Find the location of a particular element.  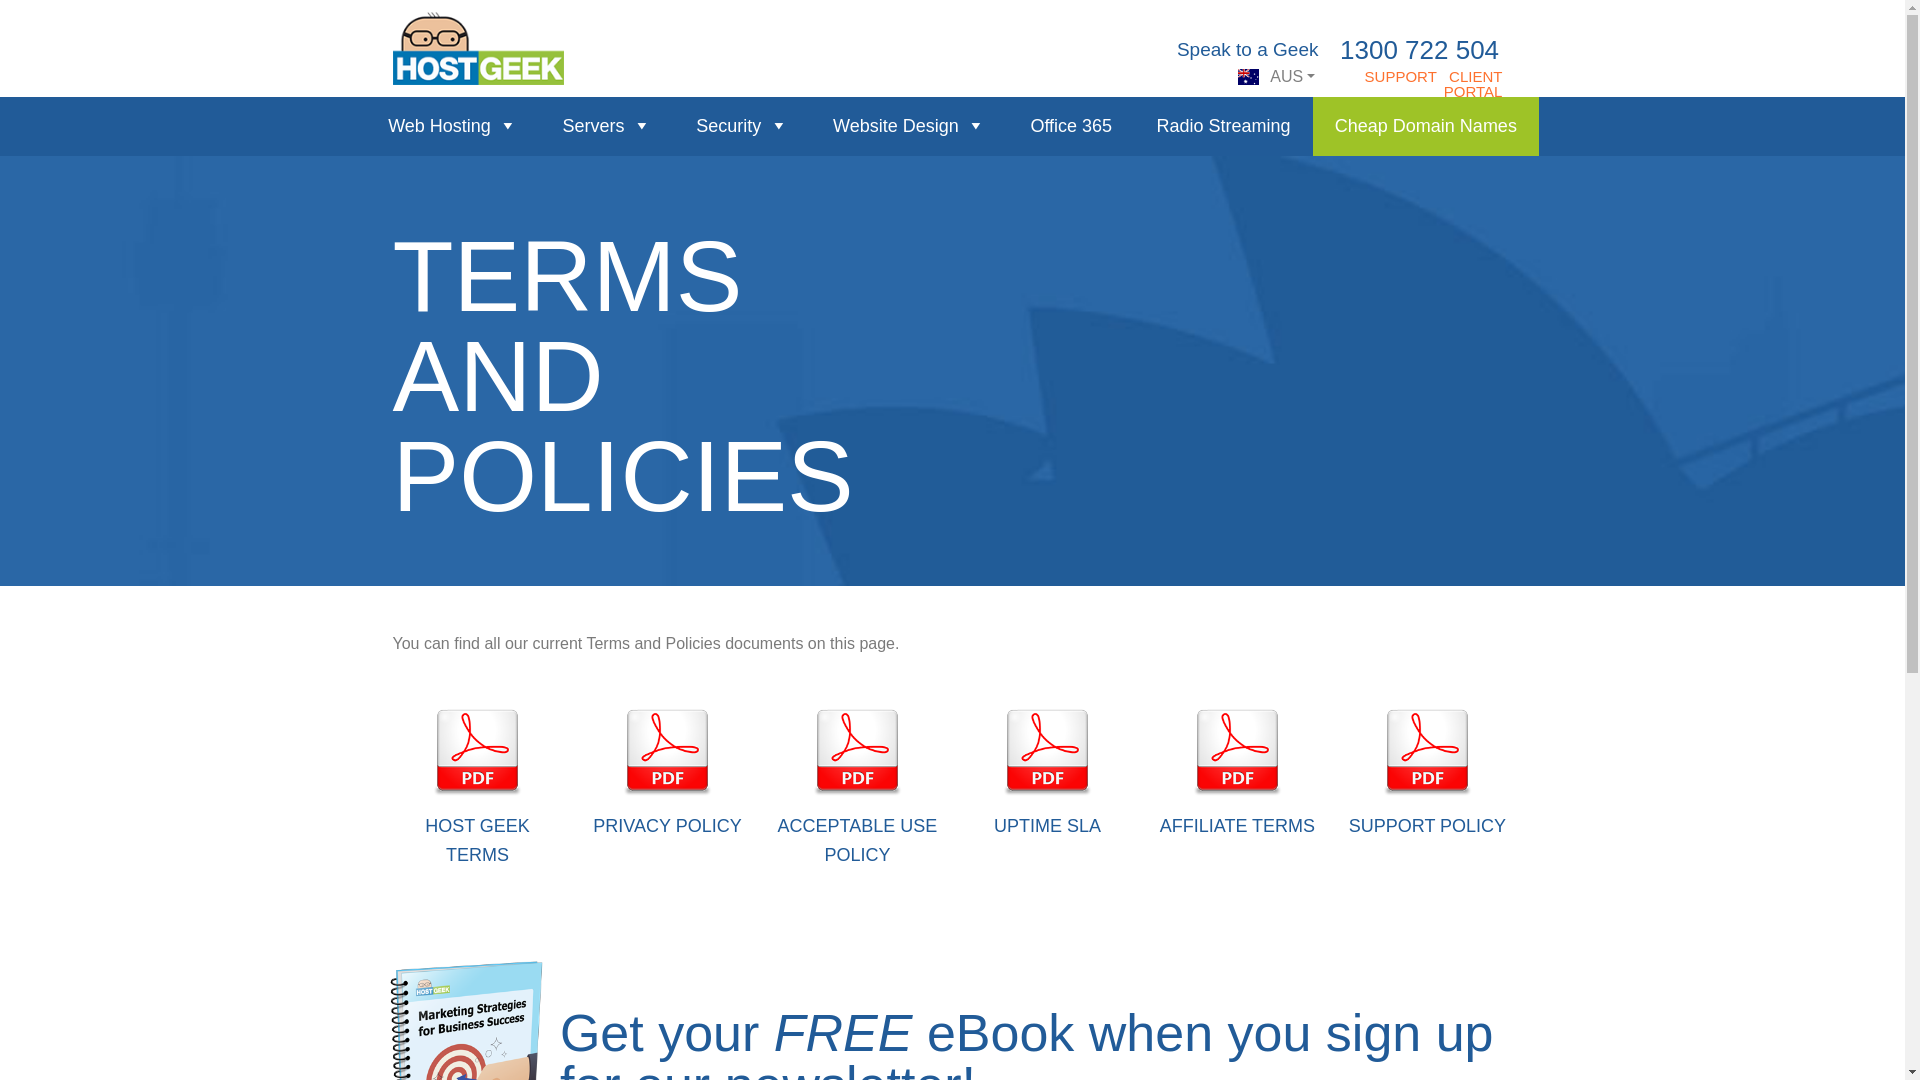

'AFFILIATE TERMS' is located at coordinates (1236, 825).